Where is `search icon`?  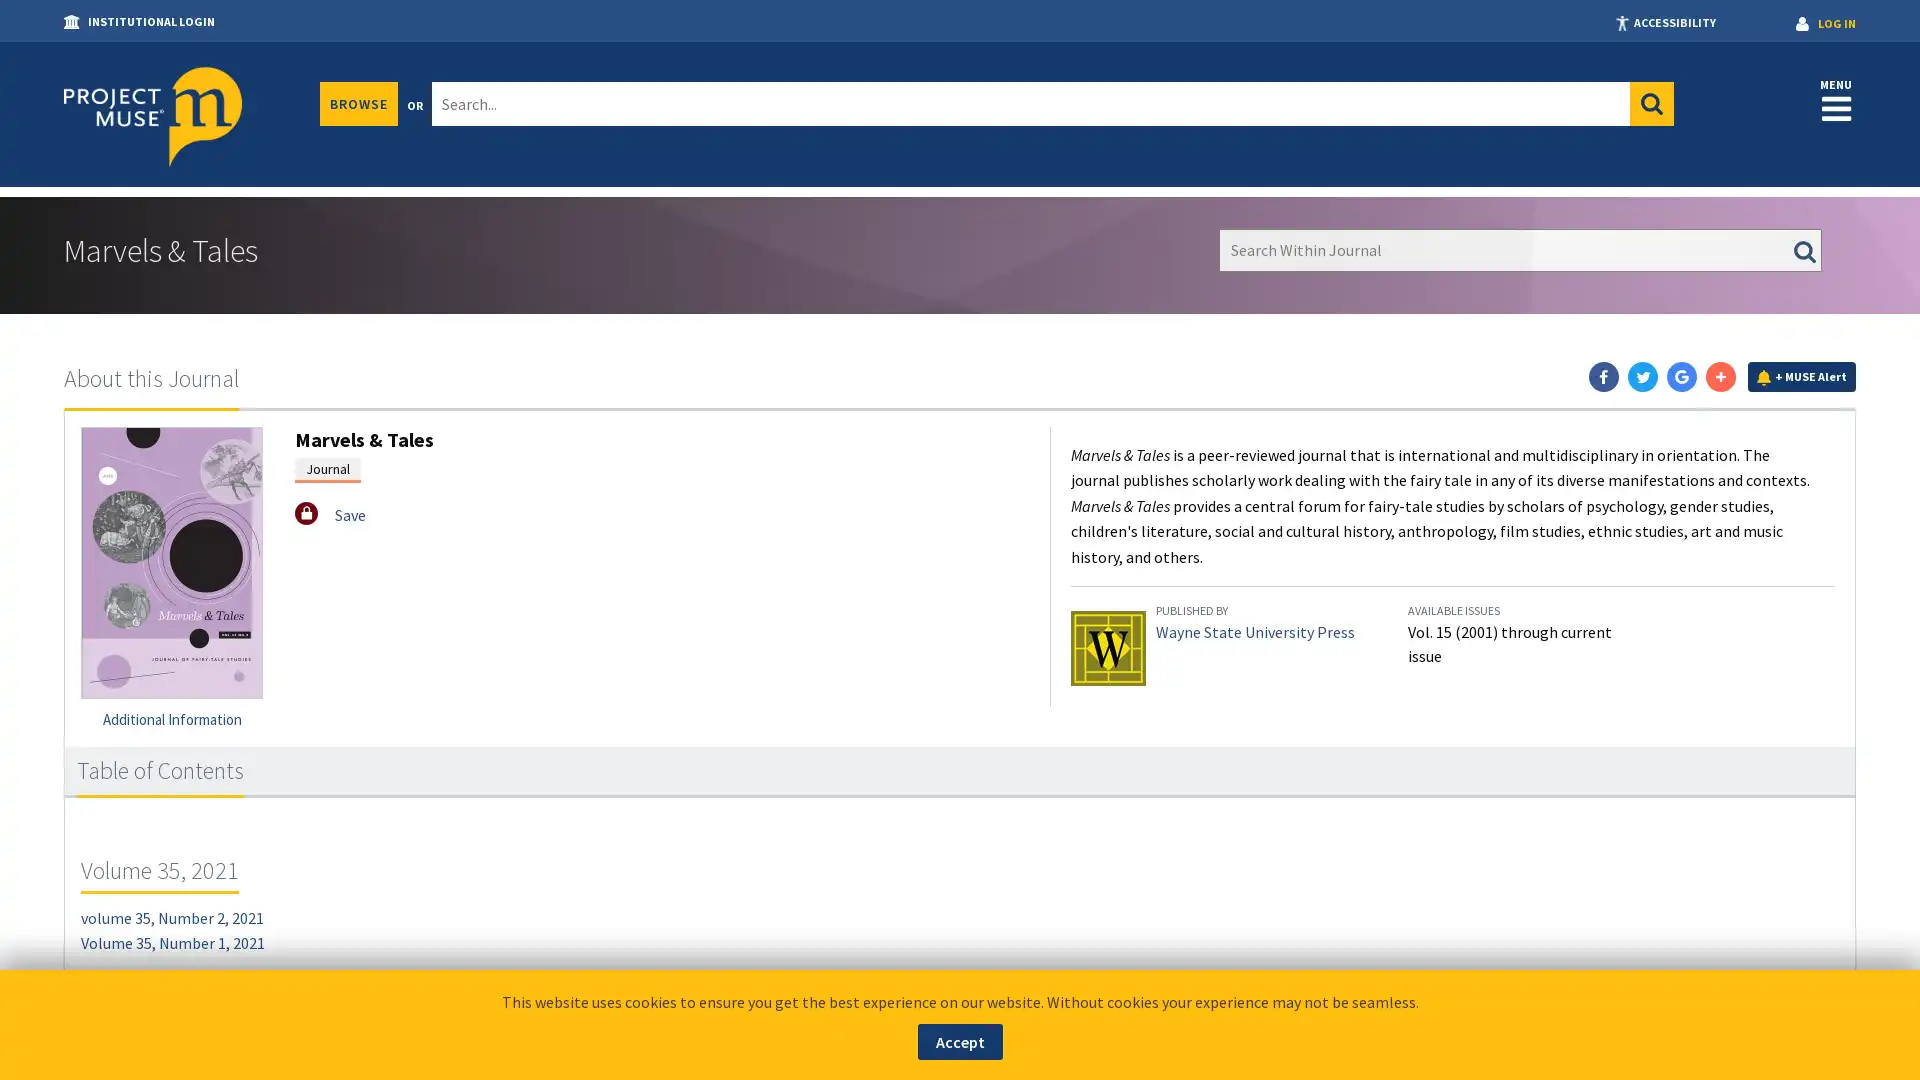 search icon is located at coordinates (1651, 104).